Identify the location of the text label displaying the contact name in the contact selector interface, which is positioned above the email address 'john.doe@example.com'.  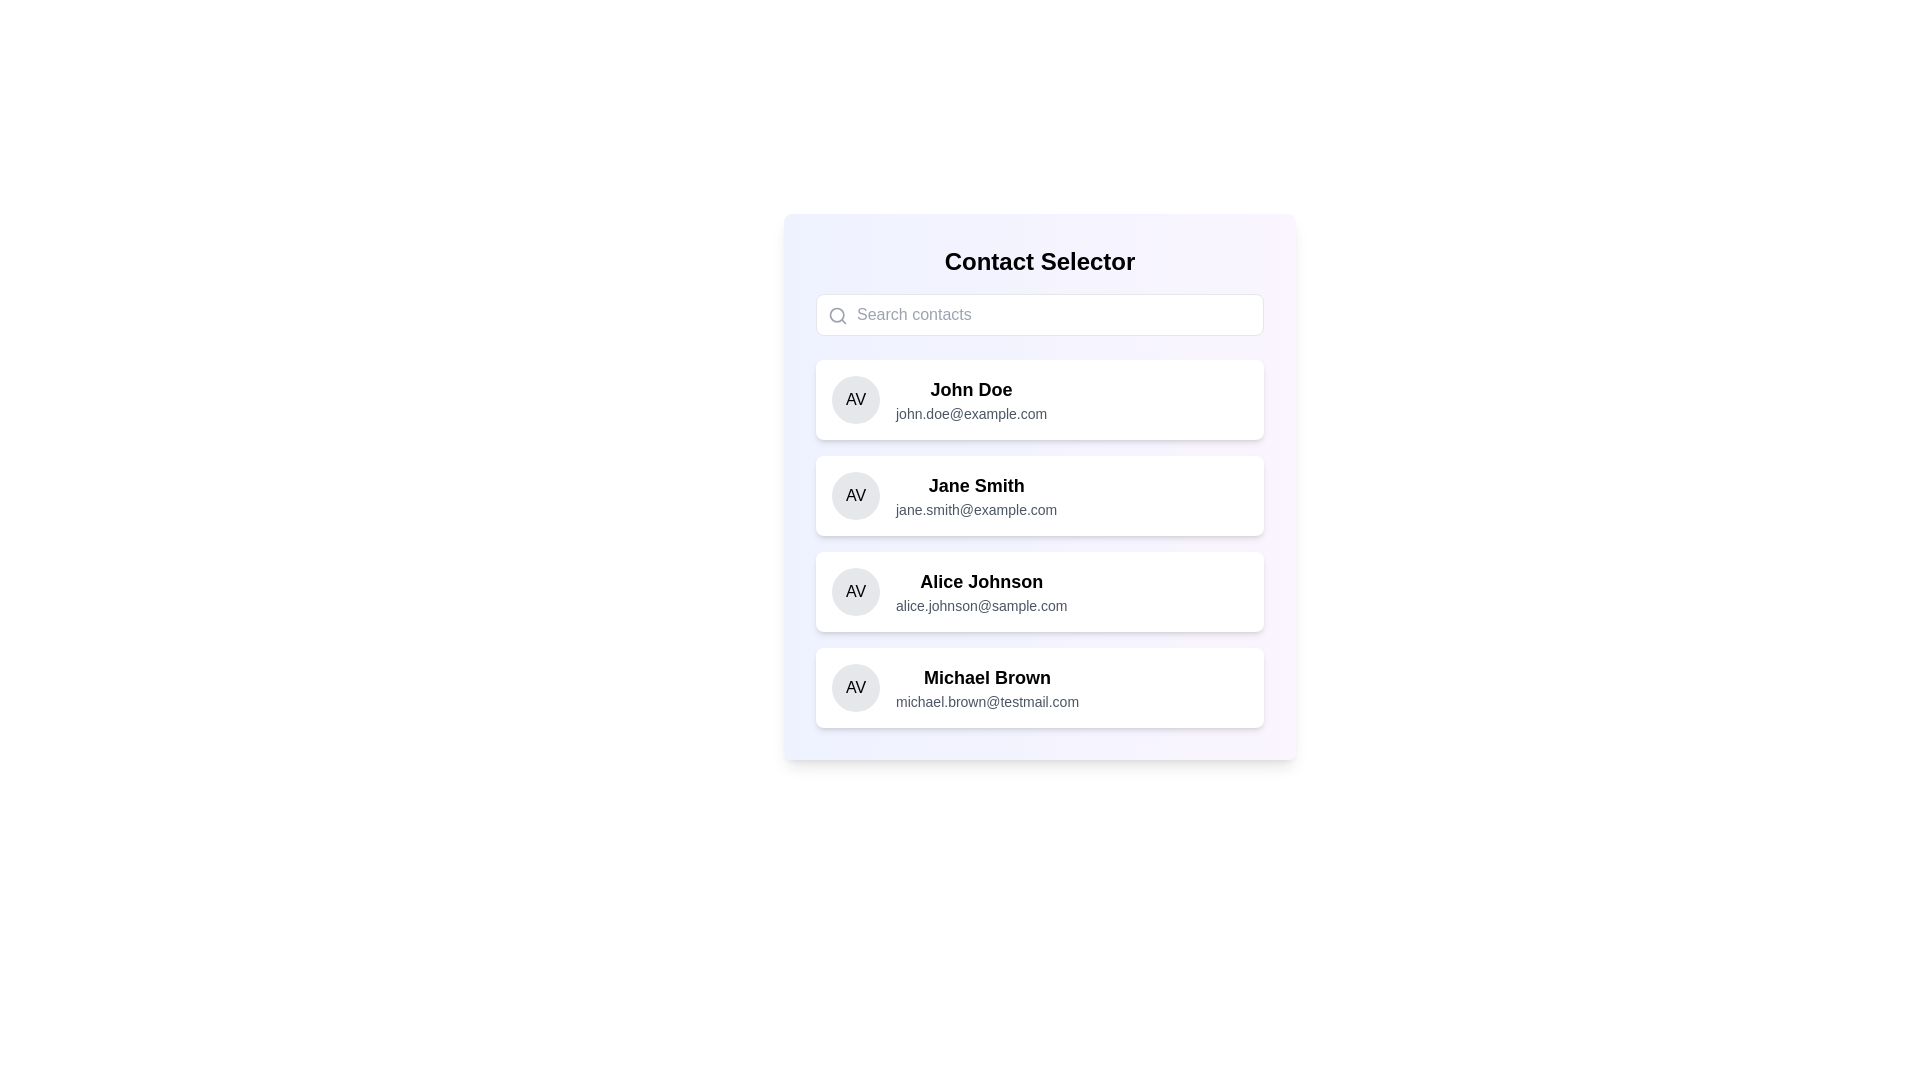
(971, 389).